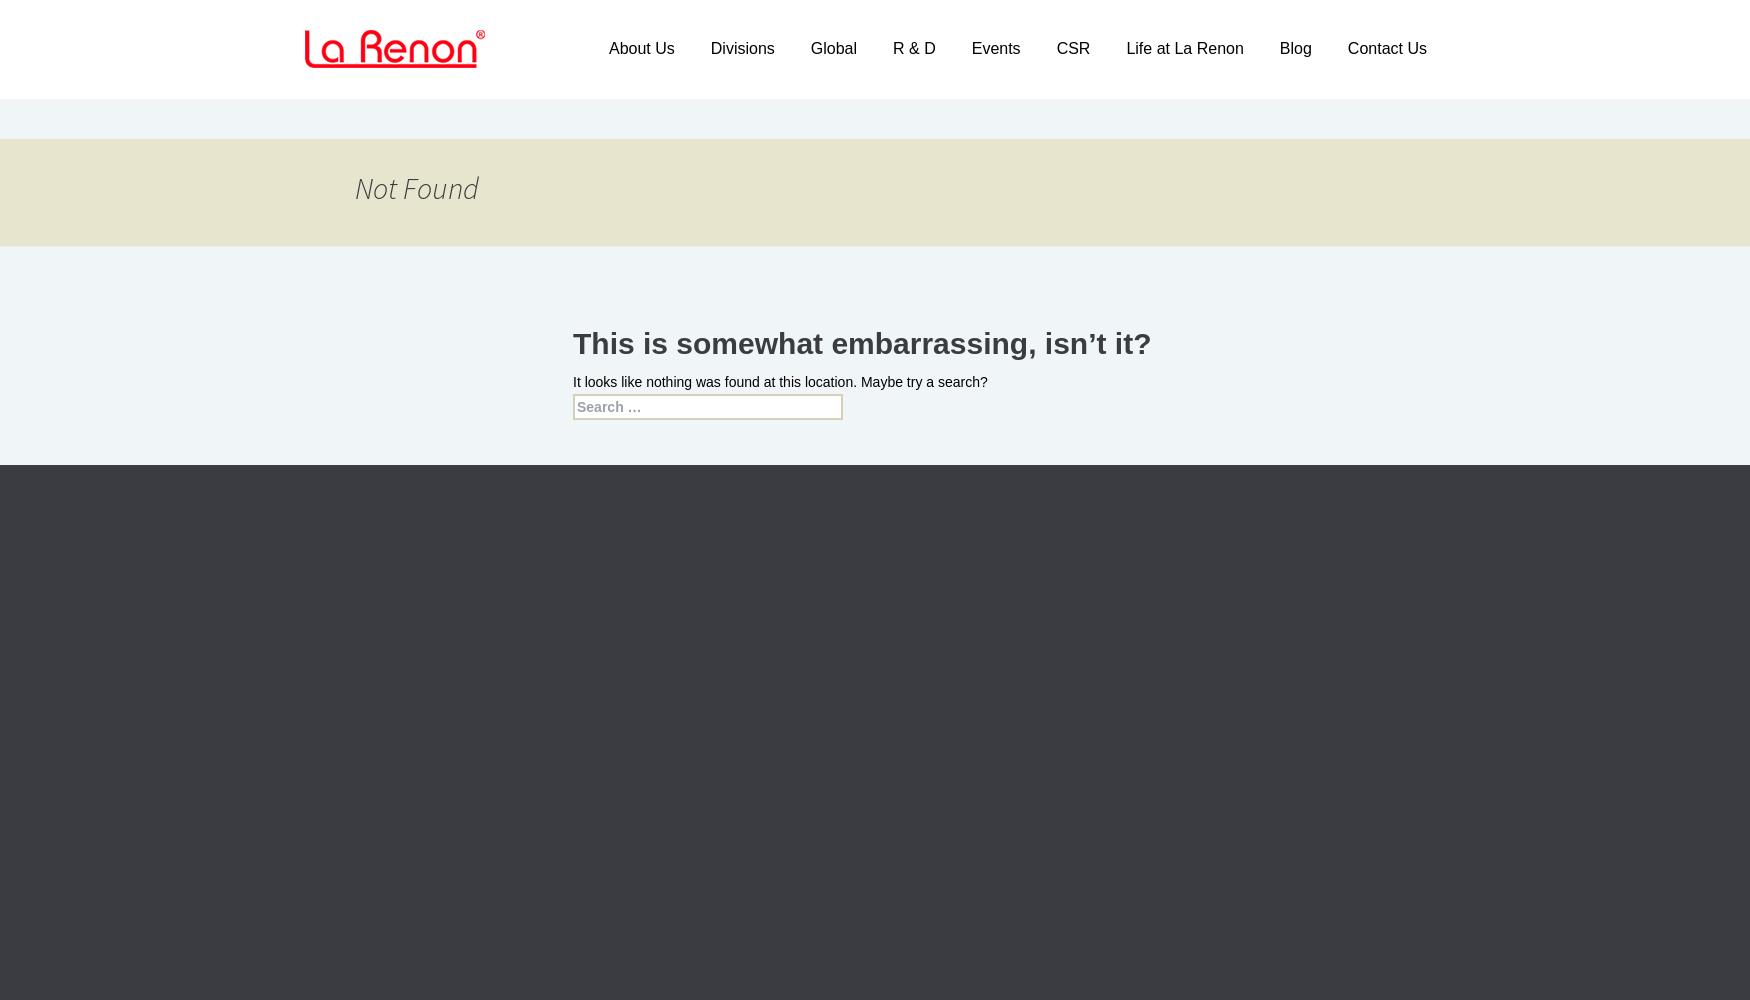 The width and height of the screenshot is (1750, 1000). I want to click on 'view/61349165', so click(596, 697).